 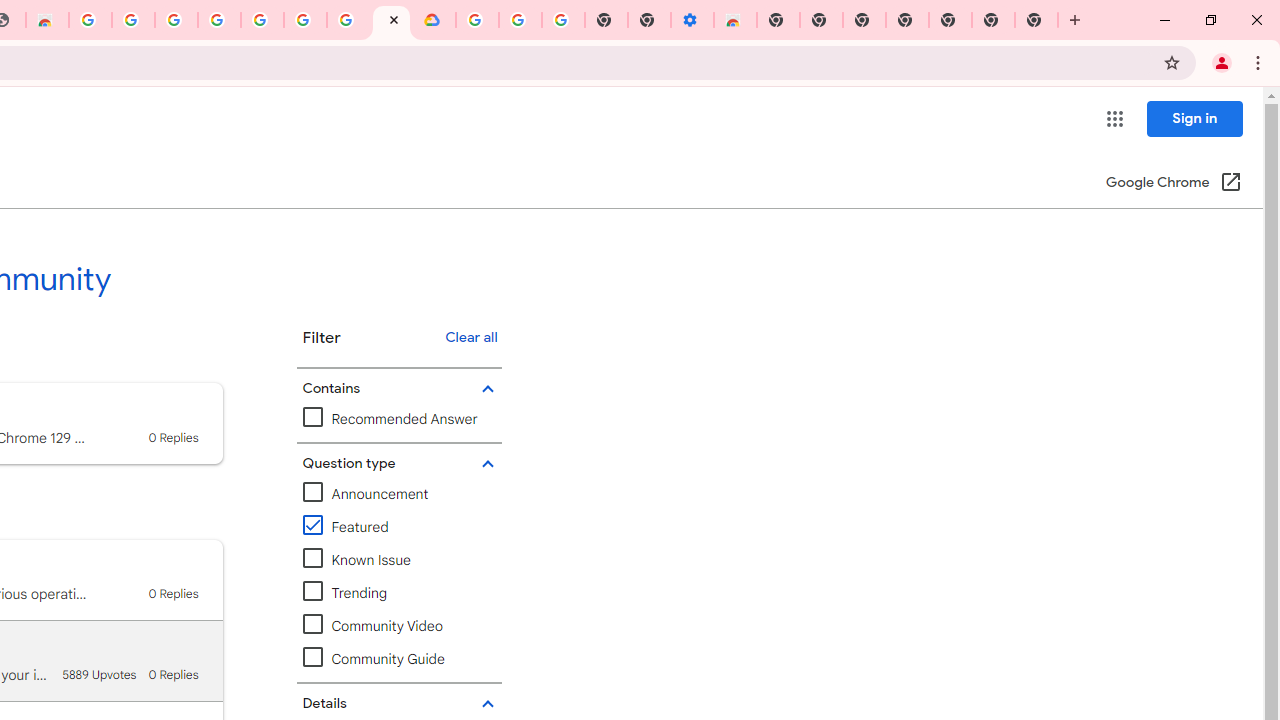 I want to click on ' Details filter group ', so click(x=396, y=703).